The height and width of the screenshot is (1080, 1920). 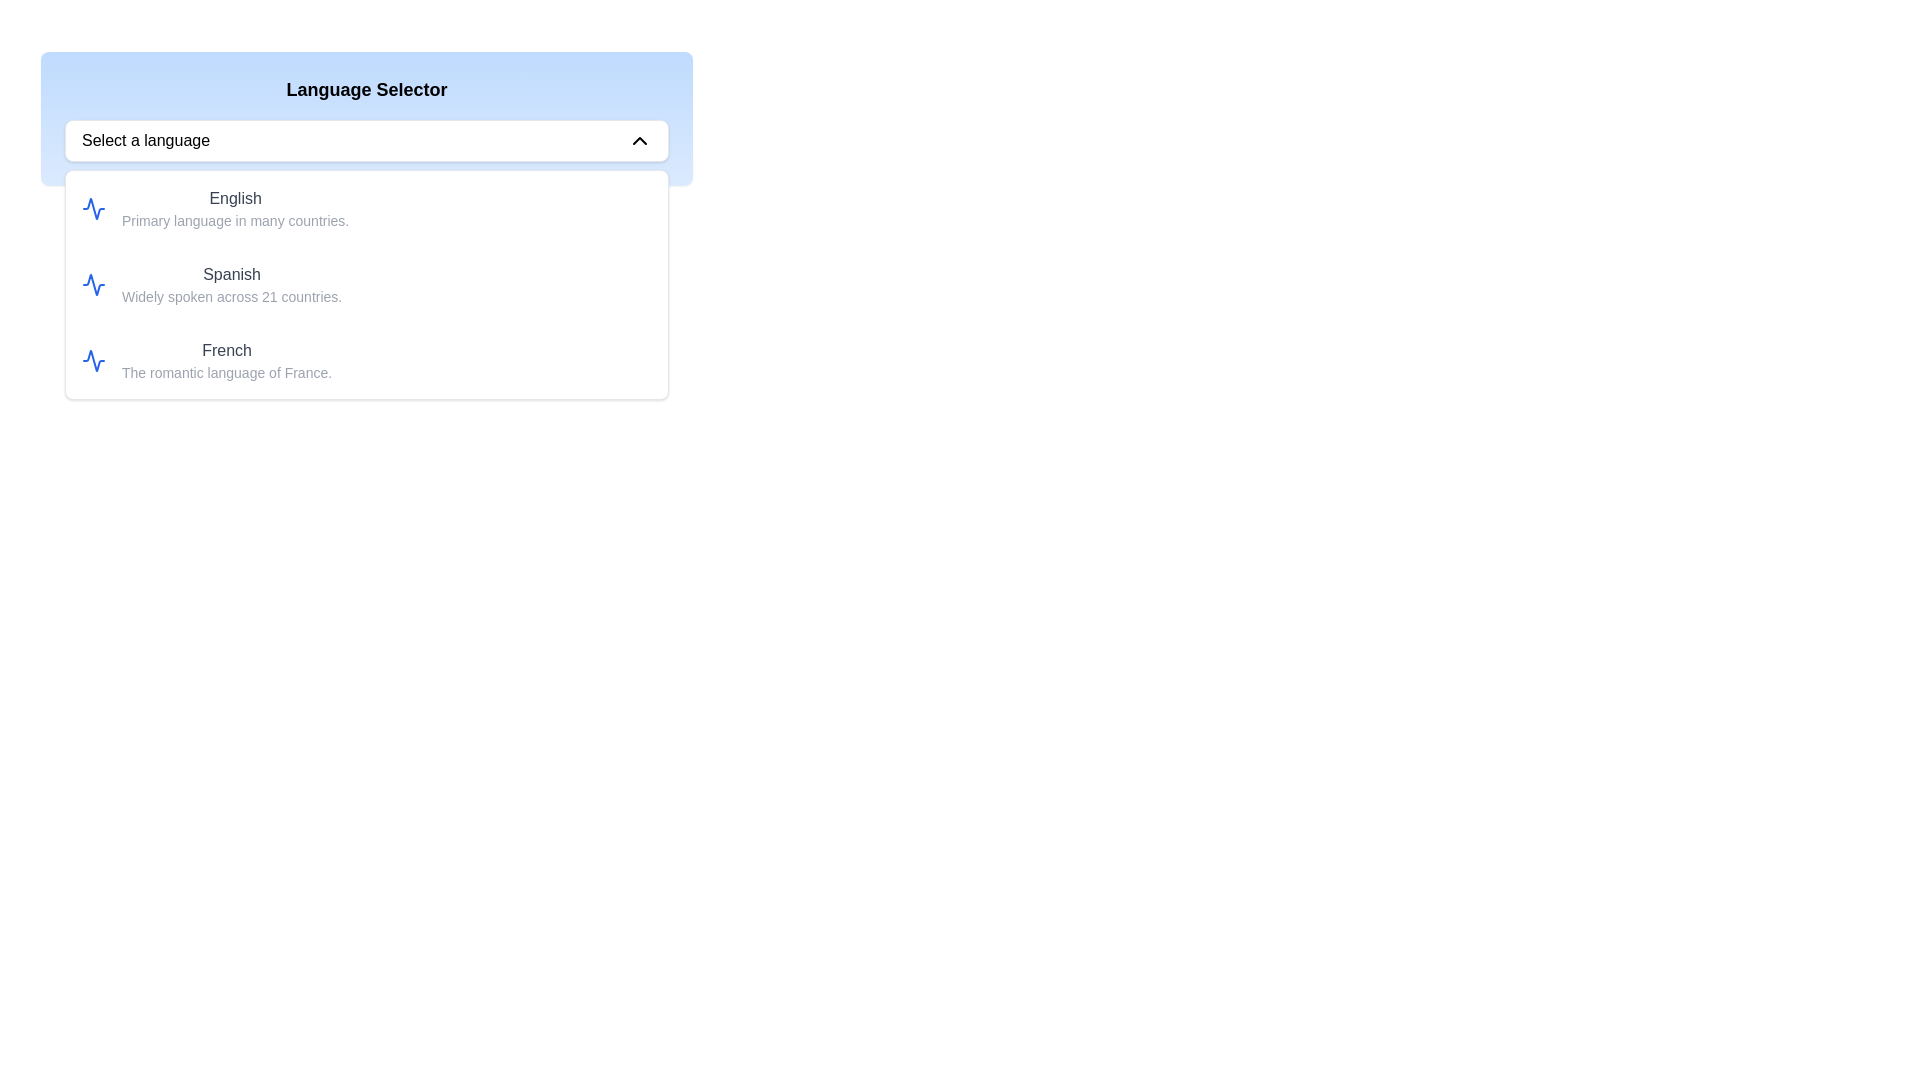 I want to click on the text label providing descriptive information about the 'English' option, located directly beneath the 'English' text in the Language Selector dropdown, so click(x=235, y=220).